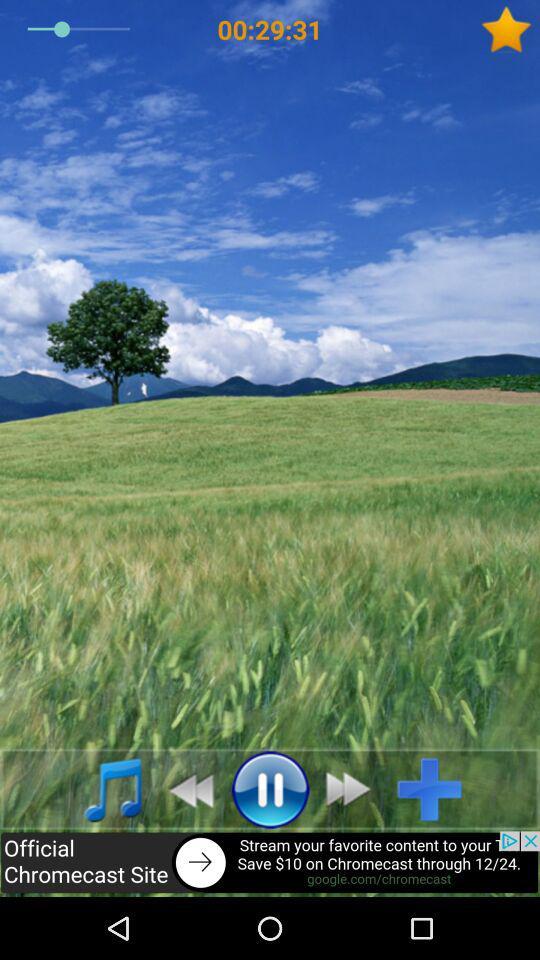  Describe the element at coordinates (436, 789) in the screenshot. I see `add` at that location.